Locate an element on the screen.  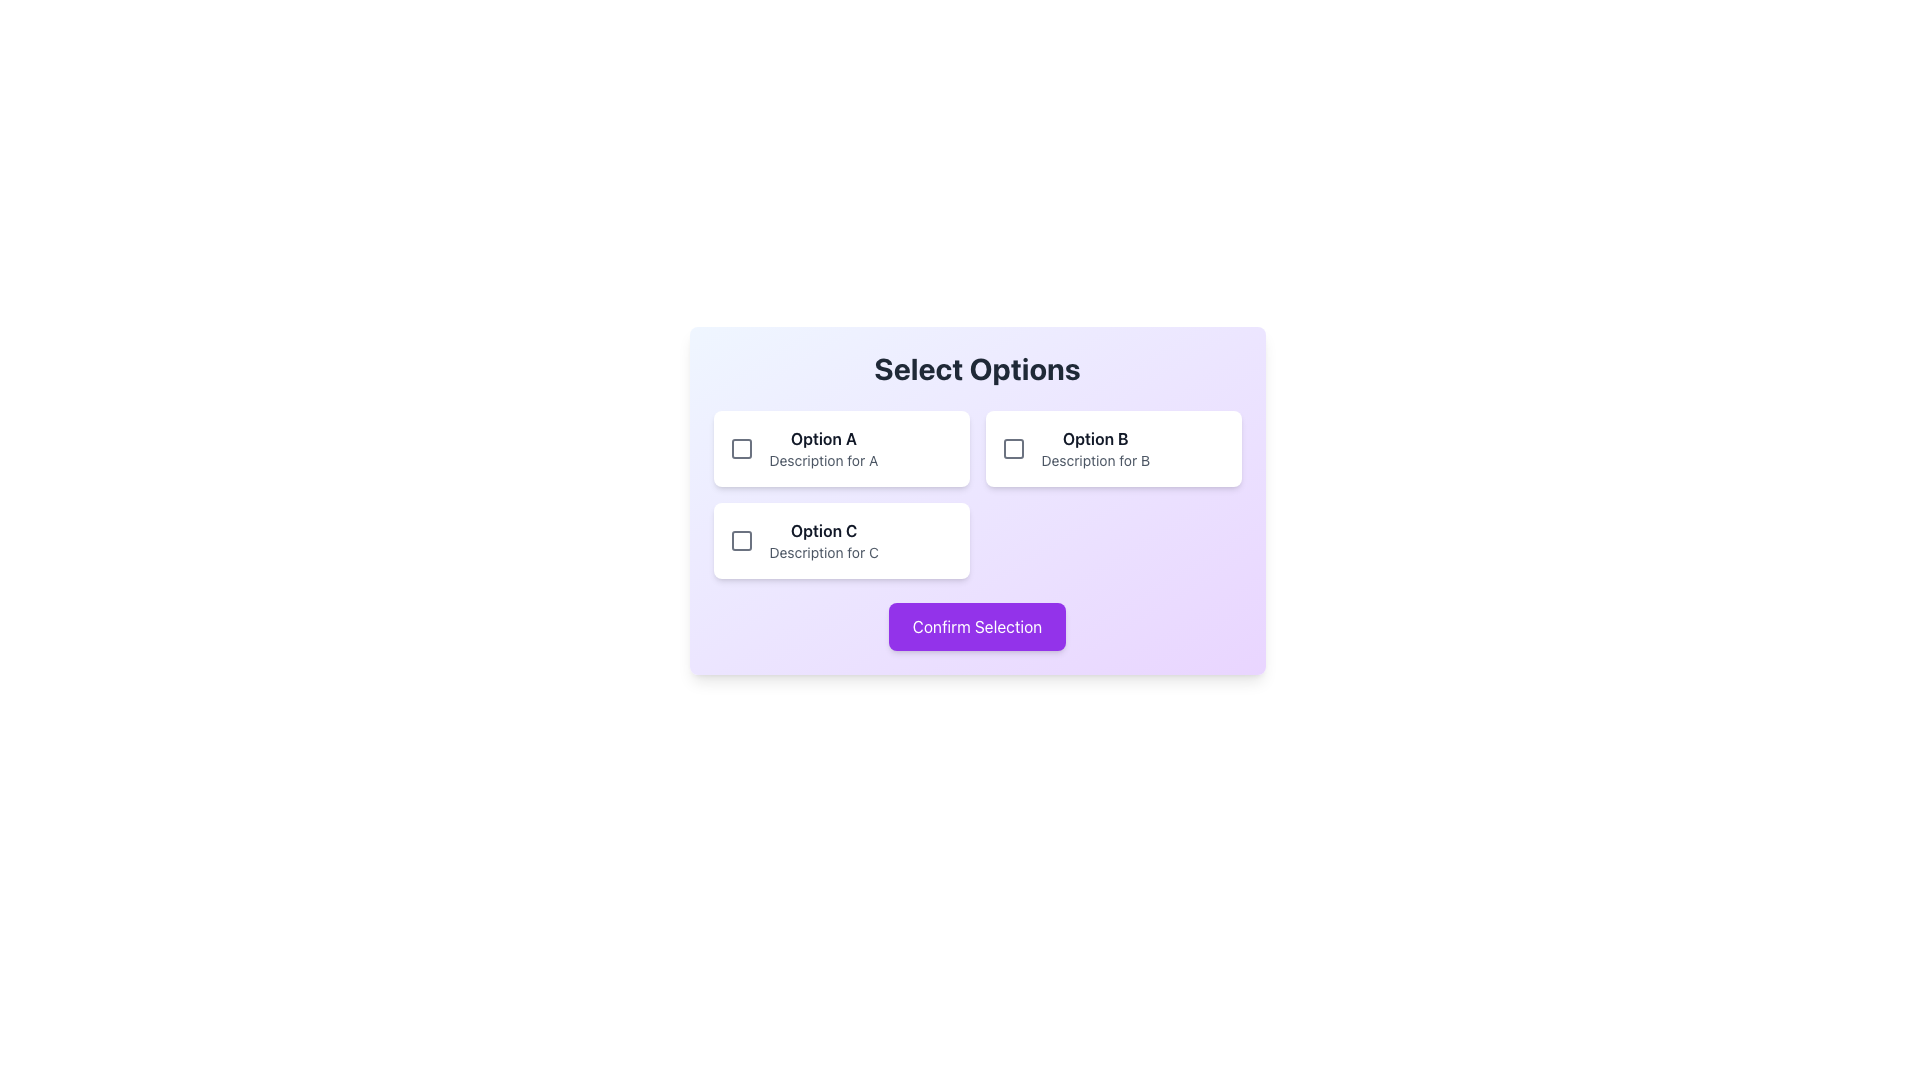
the text label displaying 'Description for C' which is styled in small gray font, located below the bolded label 'Option C' in the lower left portion of a selection interface is located at coordinates (824, 552).